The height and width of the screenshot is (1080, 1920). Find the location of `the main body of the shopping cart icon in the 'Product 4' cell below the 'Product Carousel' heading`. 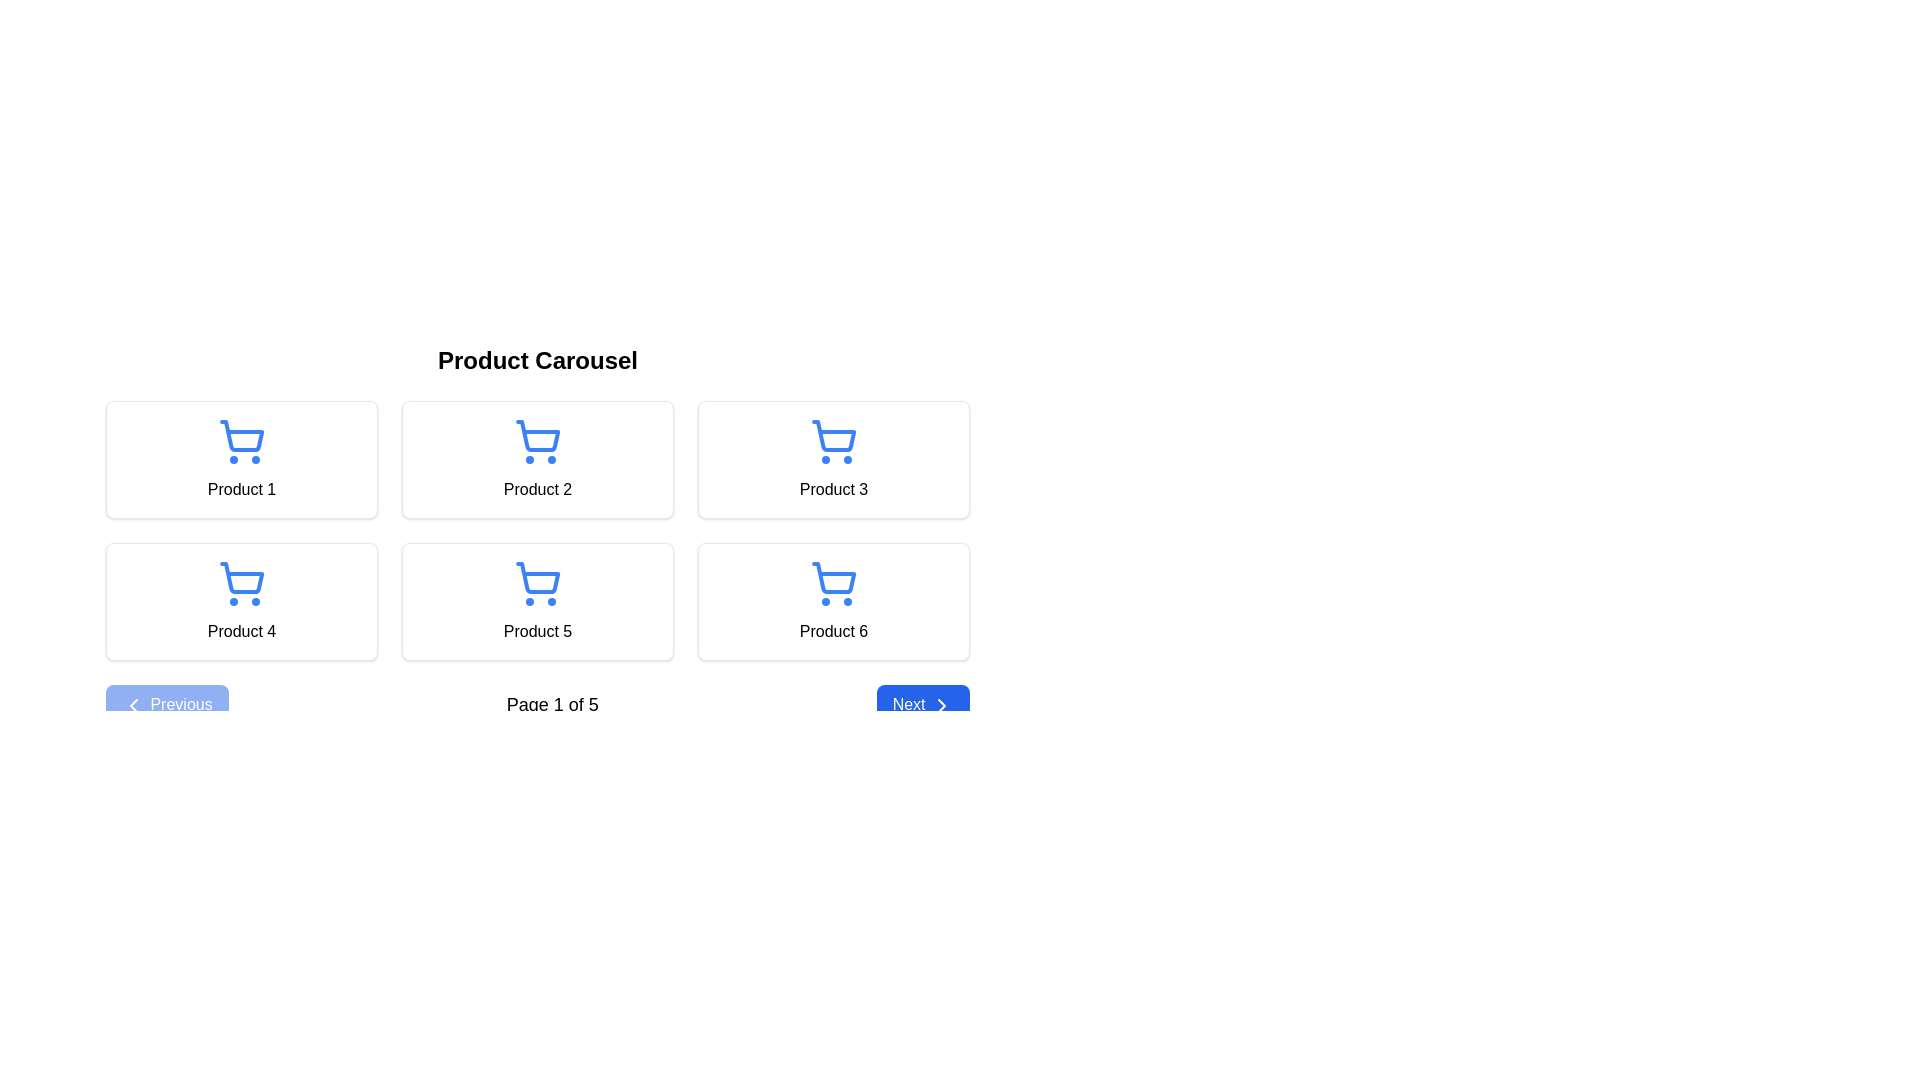

the main body of the shopping cart icon in the 'Product 4' cell below the 'Product Carousel' heading is located at coordinates (241, 578).